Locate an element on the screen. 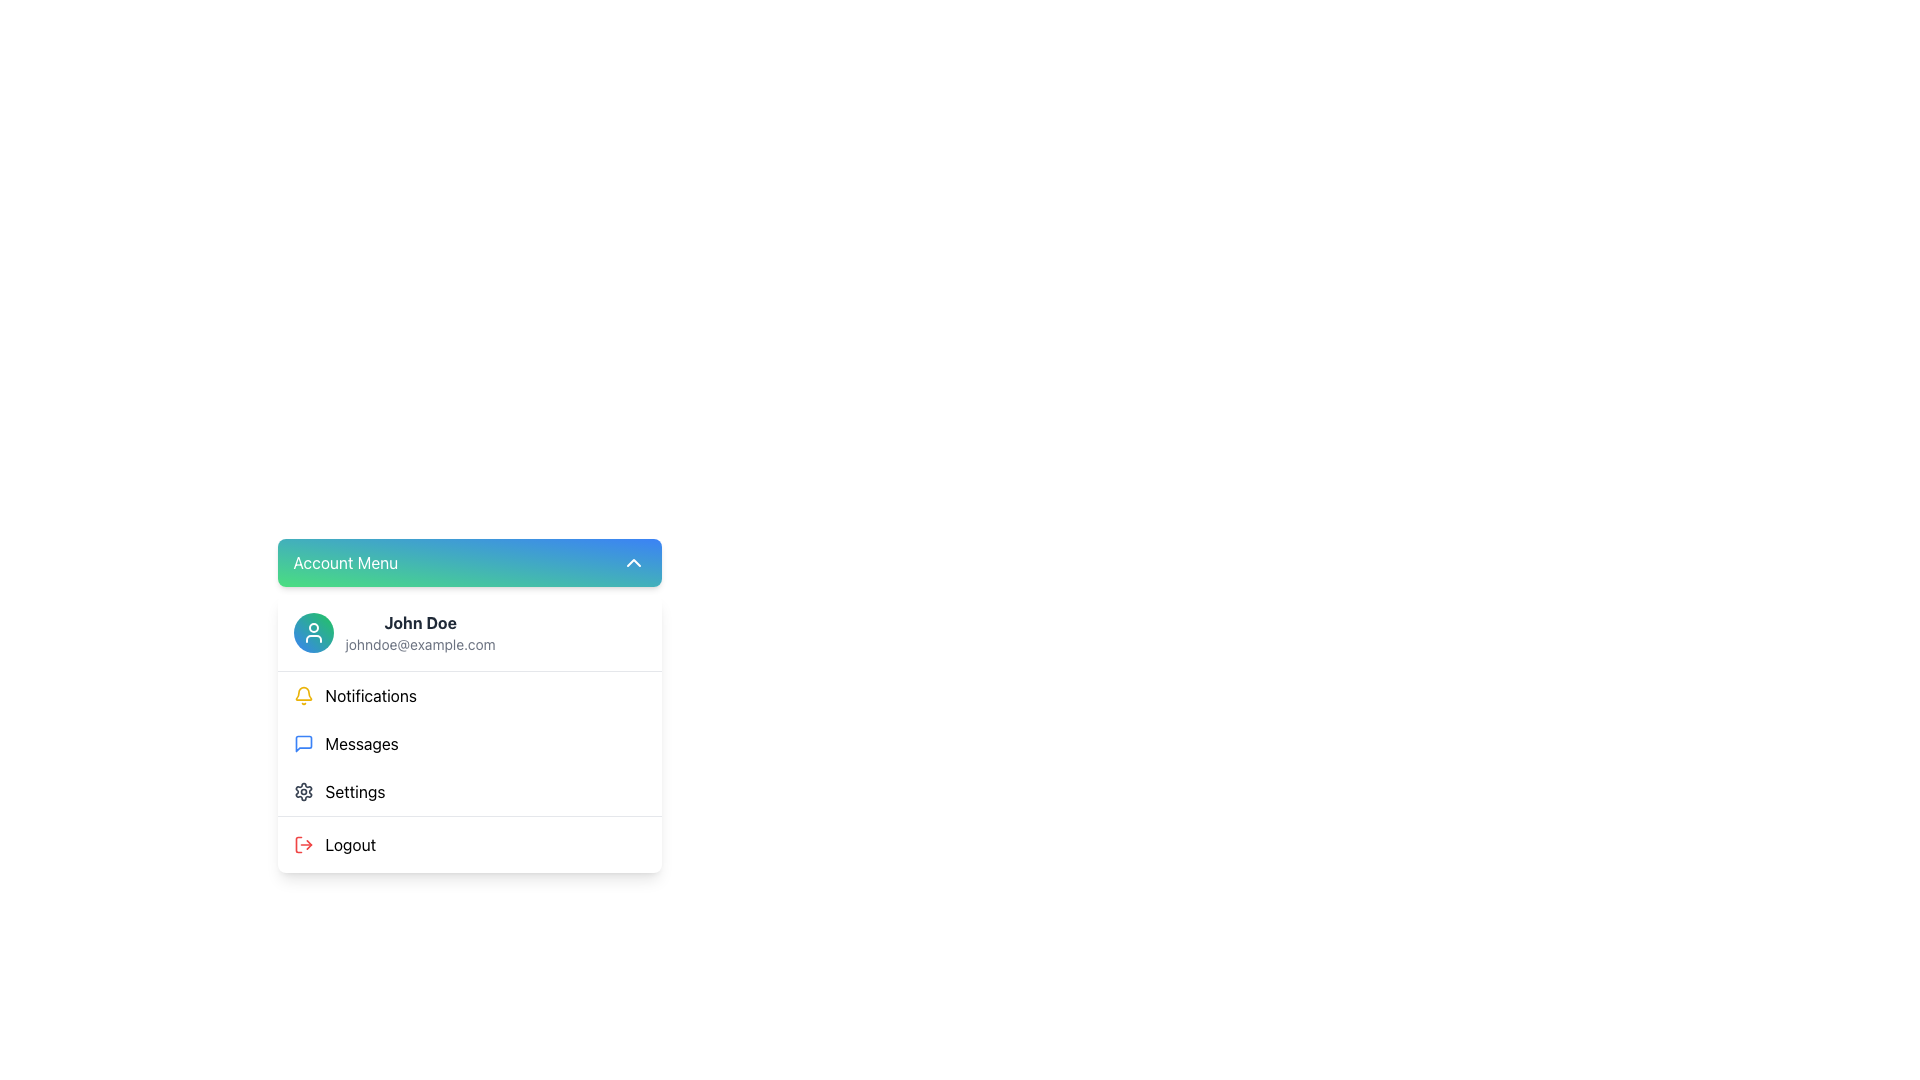 This screenshot has height=1080, width=1920. the Profile Avatar icon located in the top-left corner next to the user information is located at coordinates (312, 632).